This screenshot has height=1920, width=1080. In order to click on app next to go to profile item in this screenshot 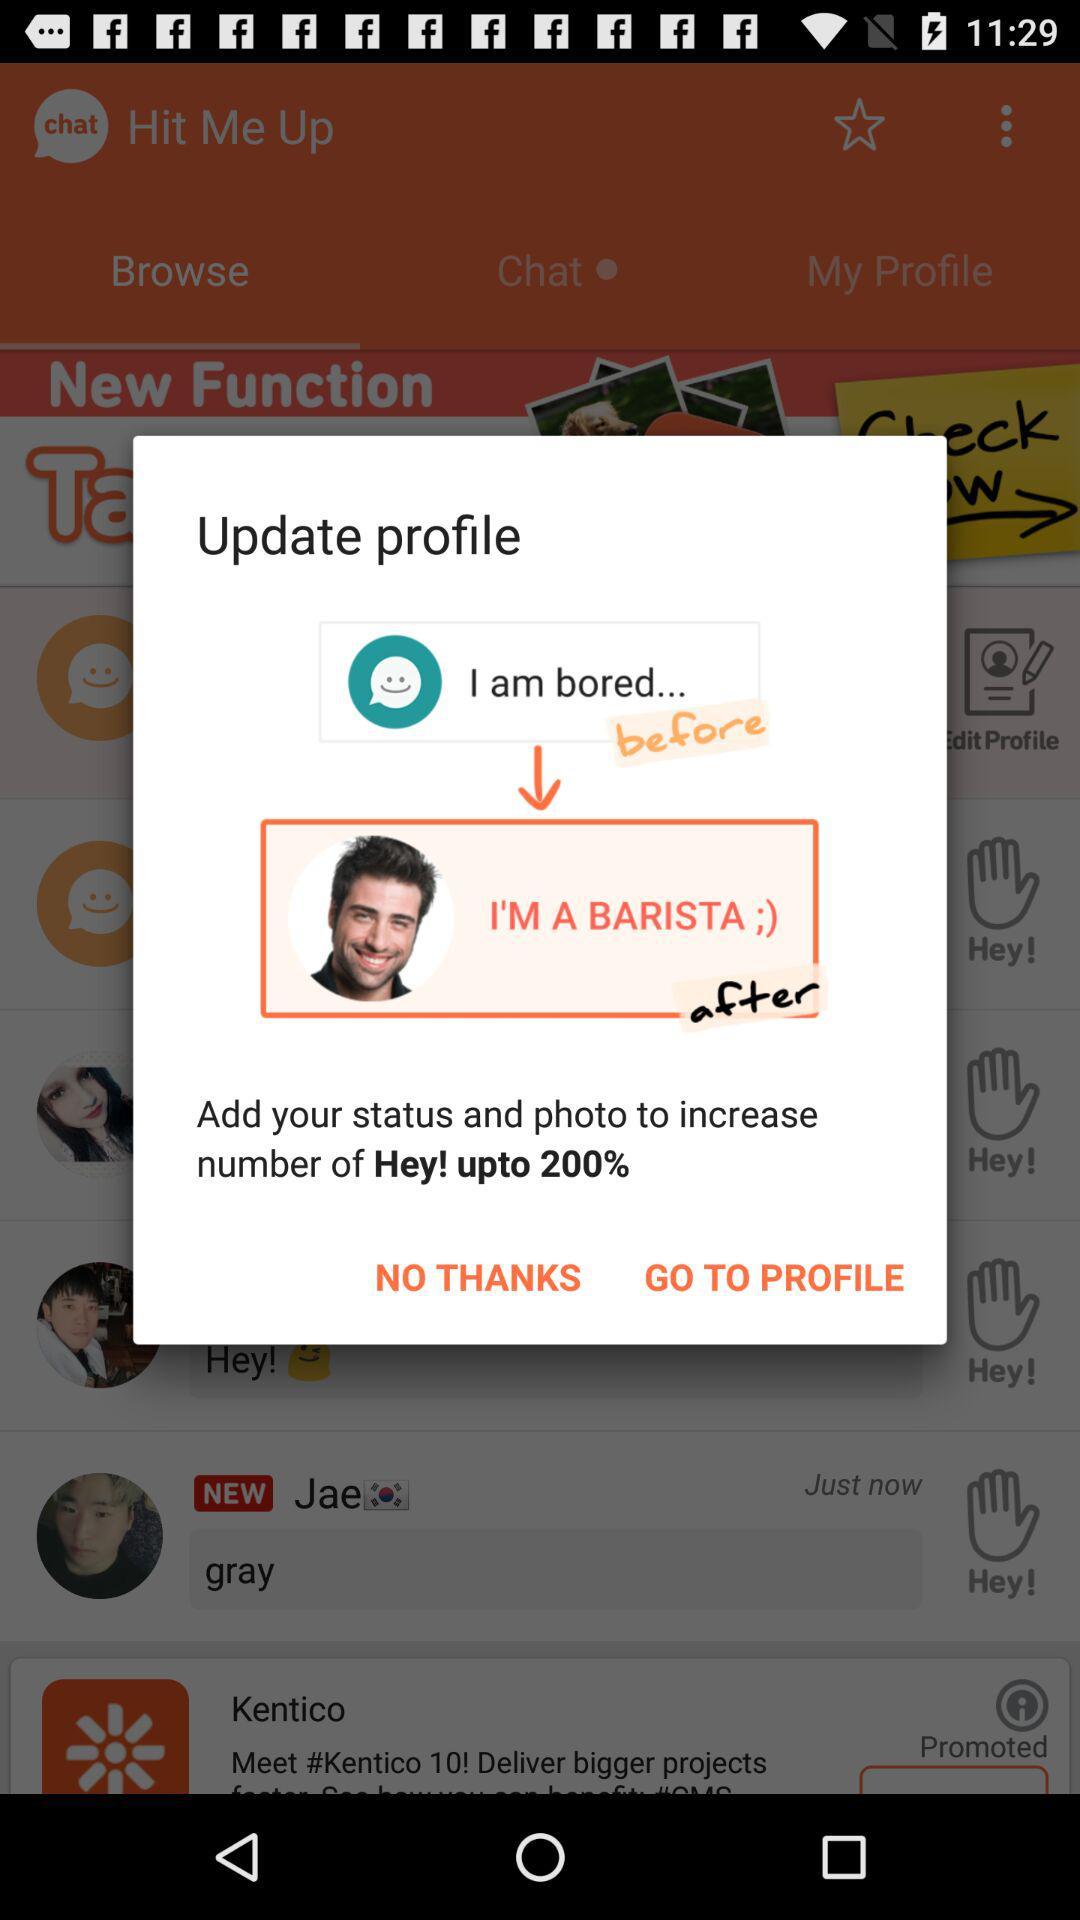, I will do `click(478, 1275)`.